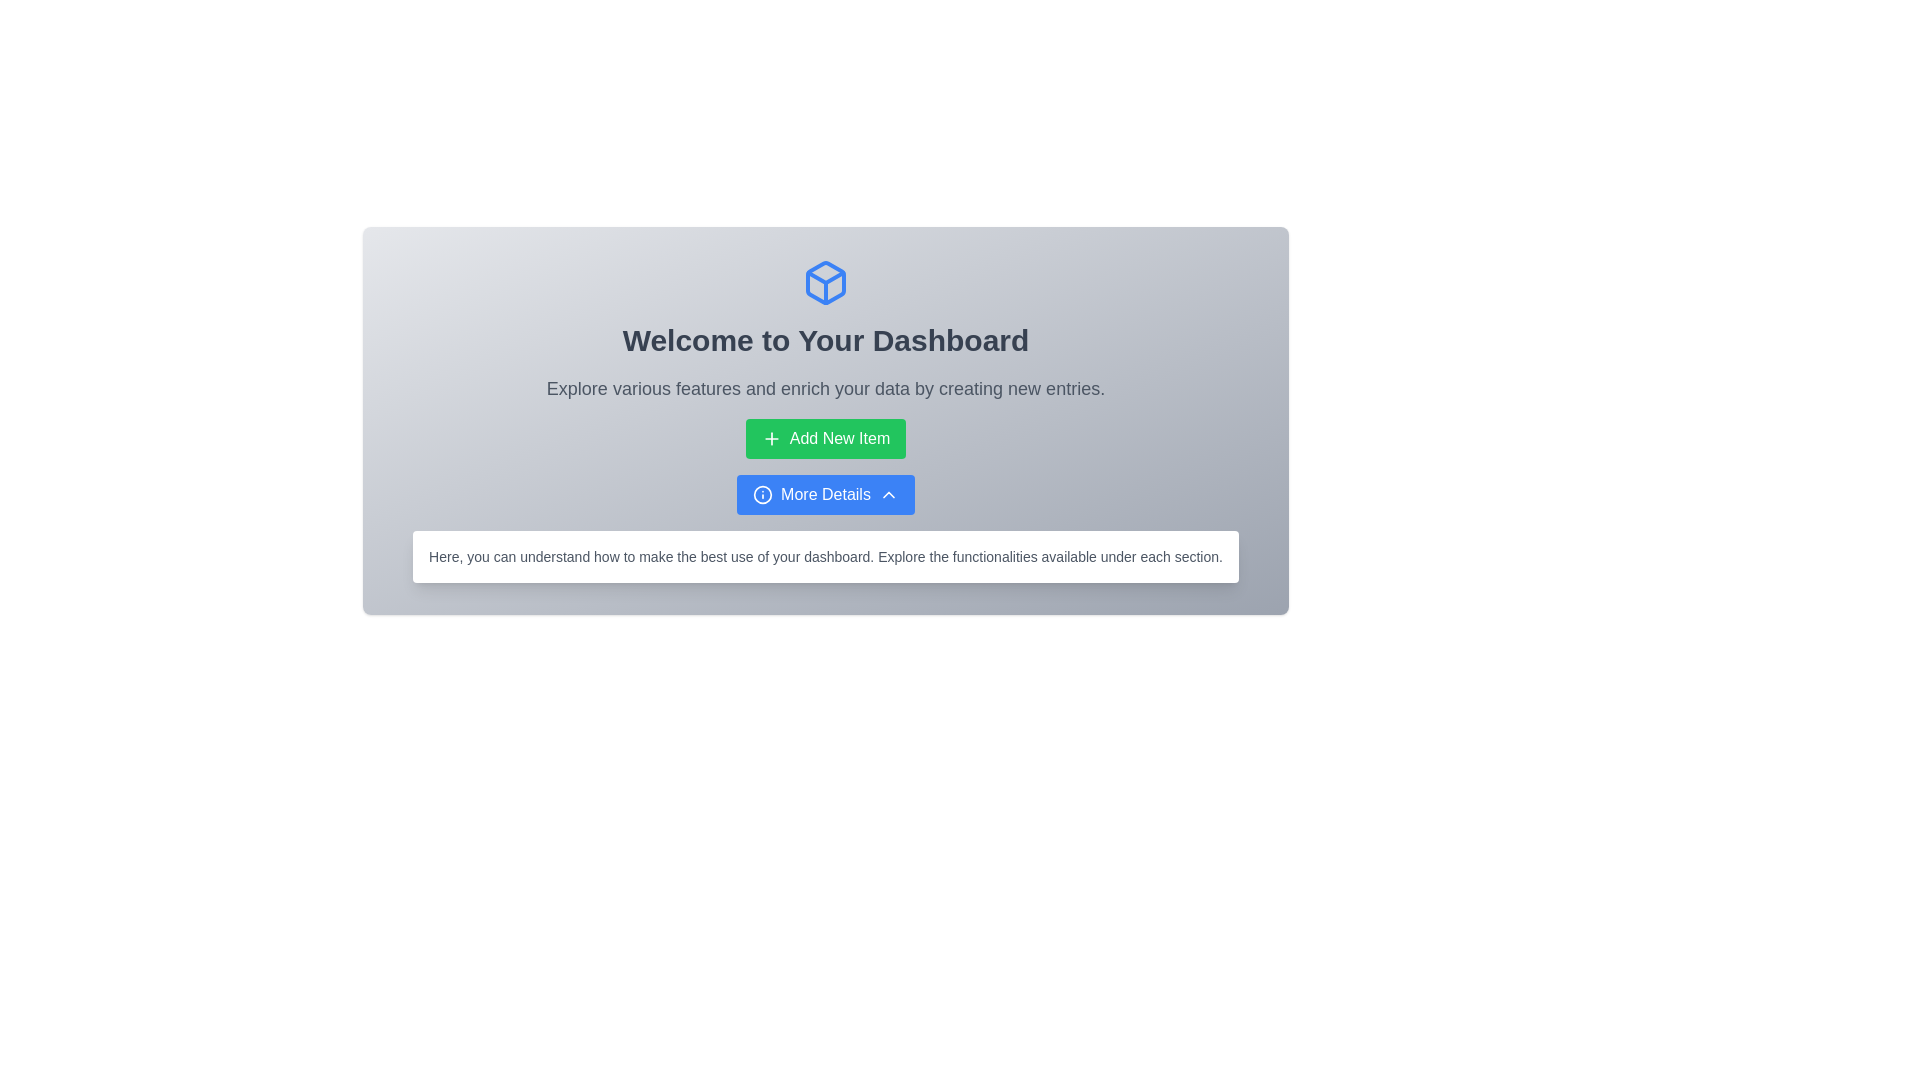 This screenshot has height=1080, width=1920. I want to click on the blue 3D box icon located at the top center of the interface above the heading 'Welcome to Your Dashboard', so click(825, 282).